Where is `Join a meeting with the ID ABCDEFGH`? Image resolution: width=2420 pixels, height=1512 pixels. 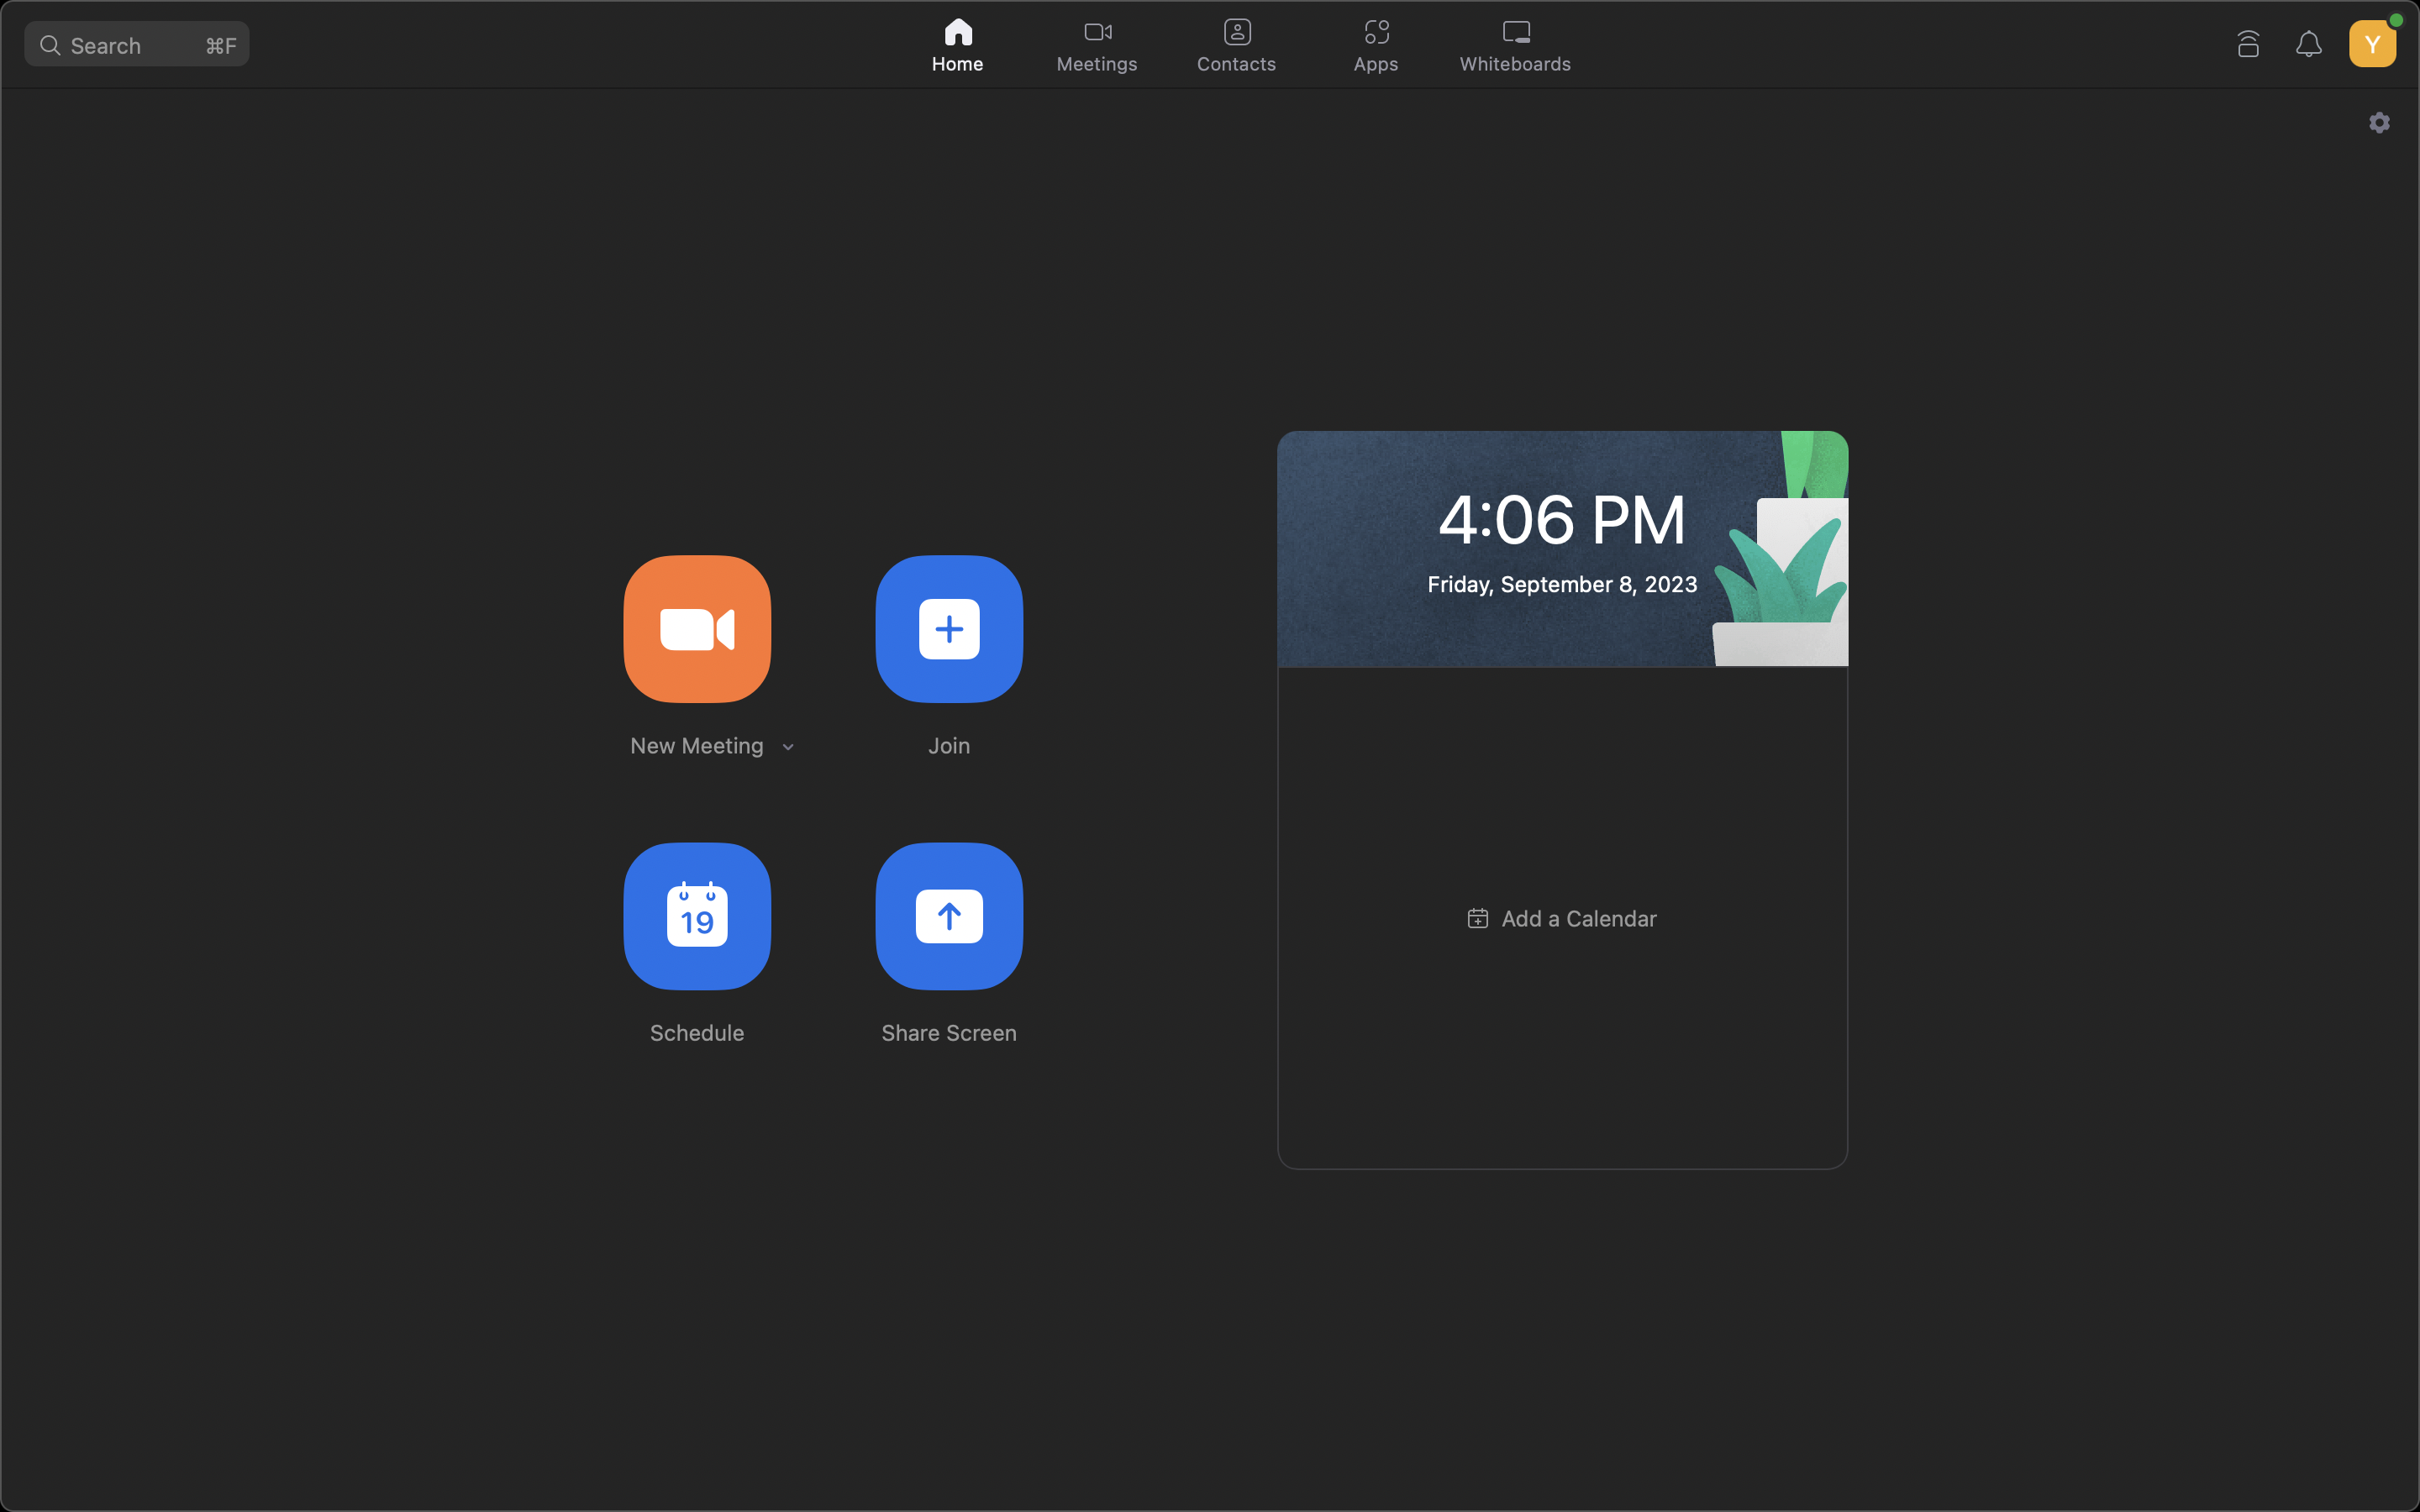
Join a meeting with the ID ABCDEFGH is located at coordinates (948, 626).